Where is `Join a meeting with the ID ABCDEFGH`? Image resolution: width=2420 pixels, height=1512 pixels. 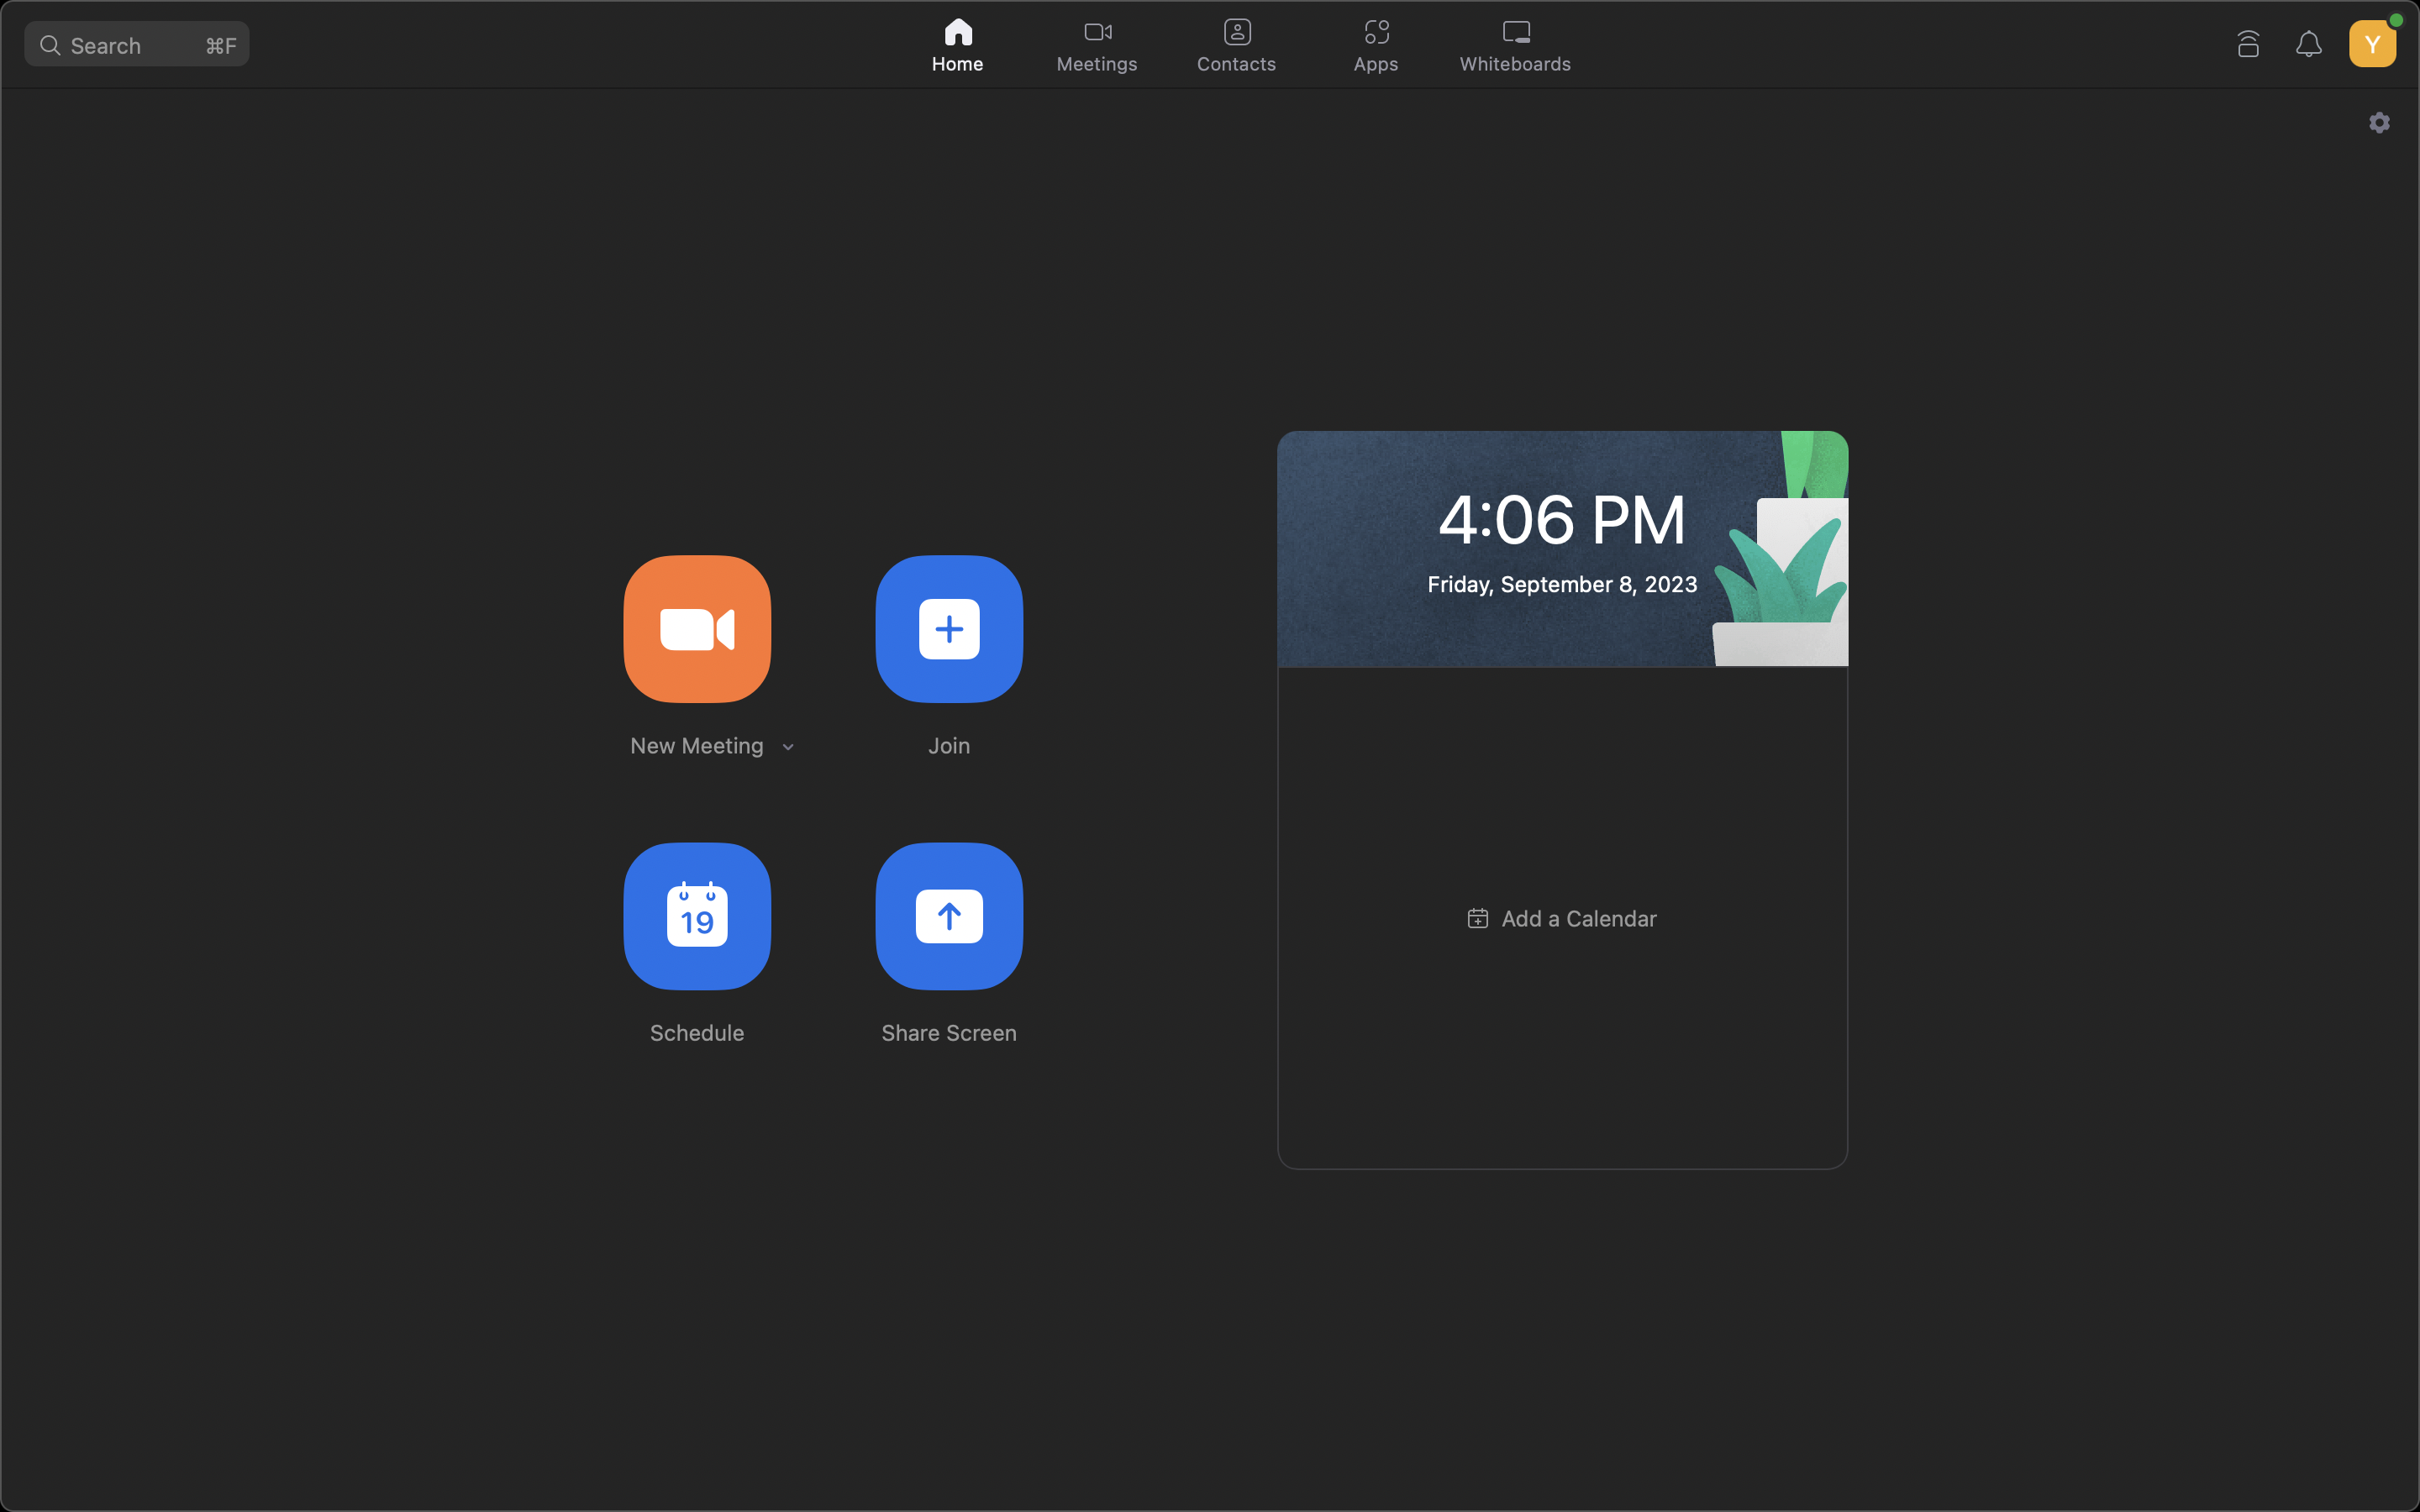
Join a meeting with the ID ABCDEFGH is located at coordinates (948, 626).